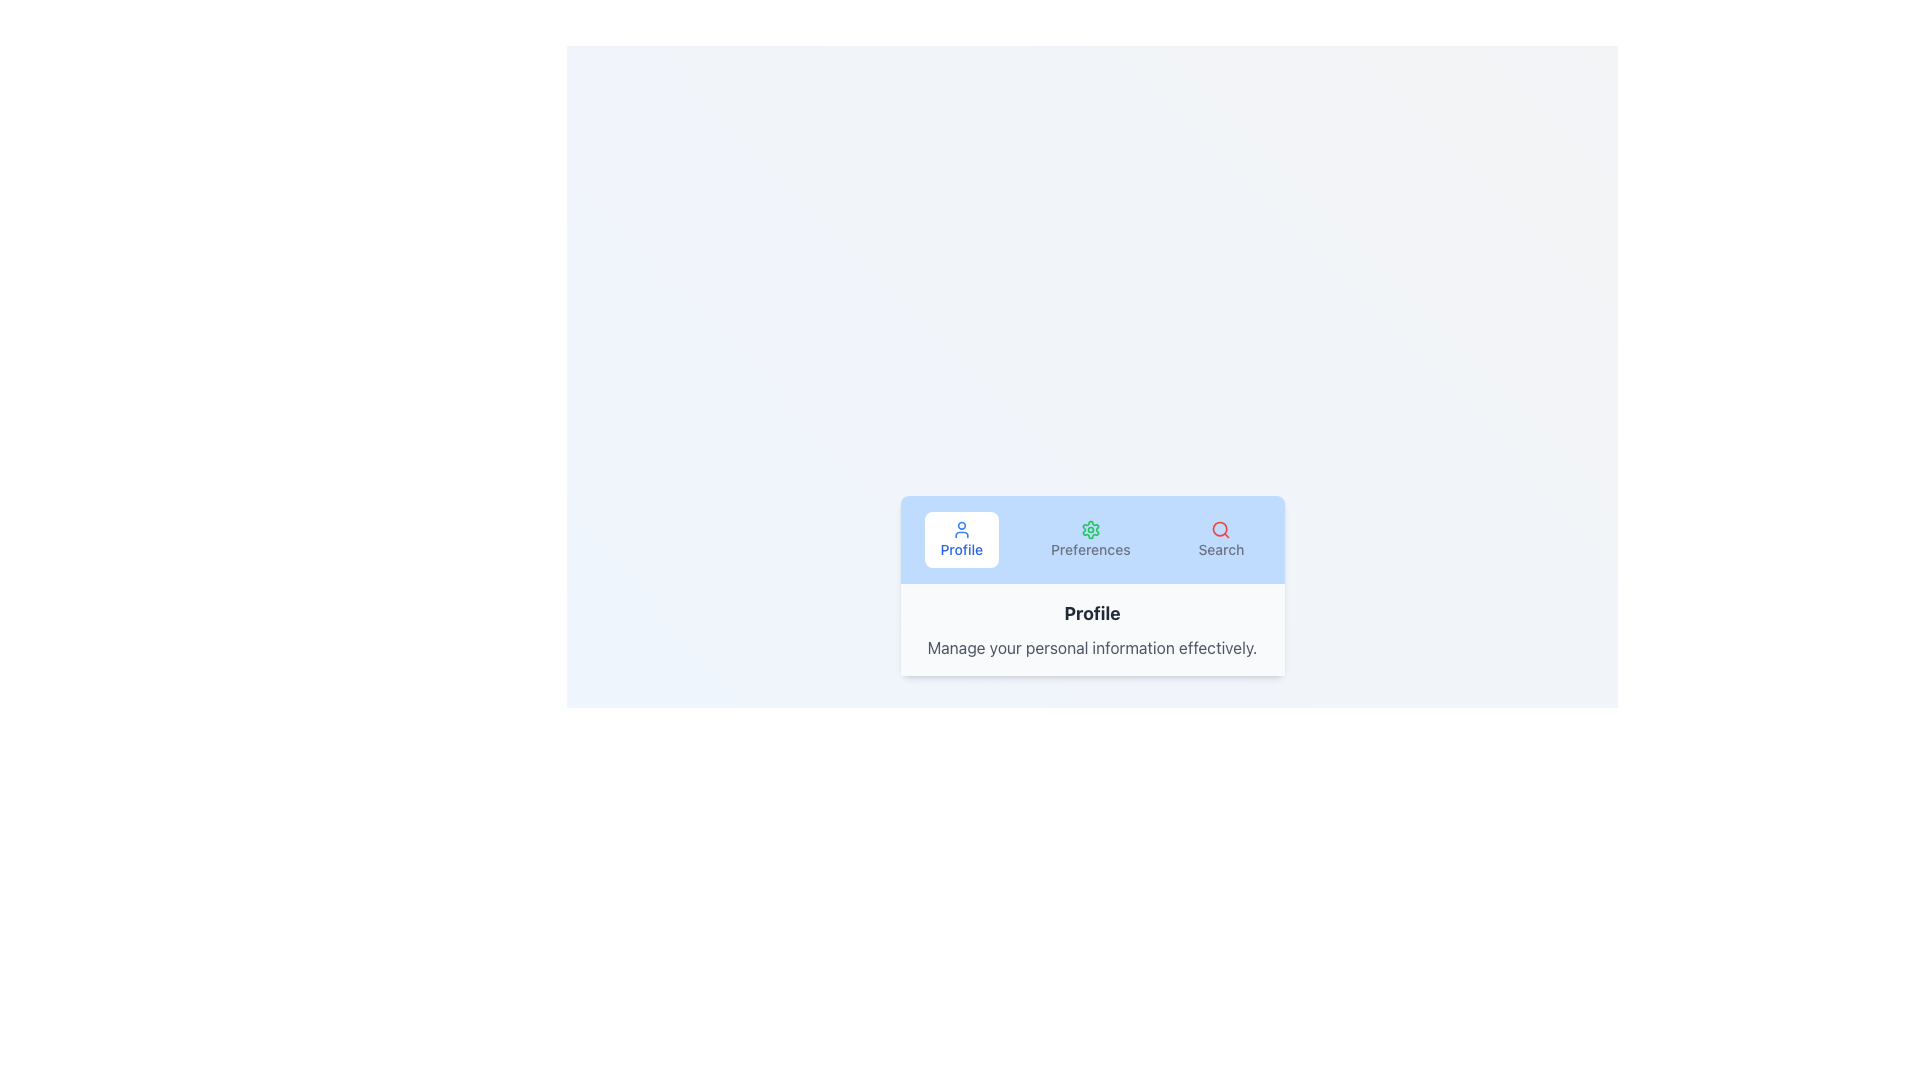  Describe the element at coordinates (1091, 648) in the screenshot. I see `the text label displaying 'Manage your personal information effectively.' located below the 'Profile' heading` at that location.